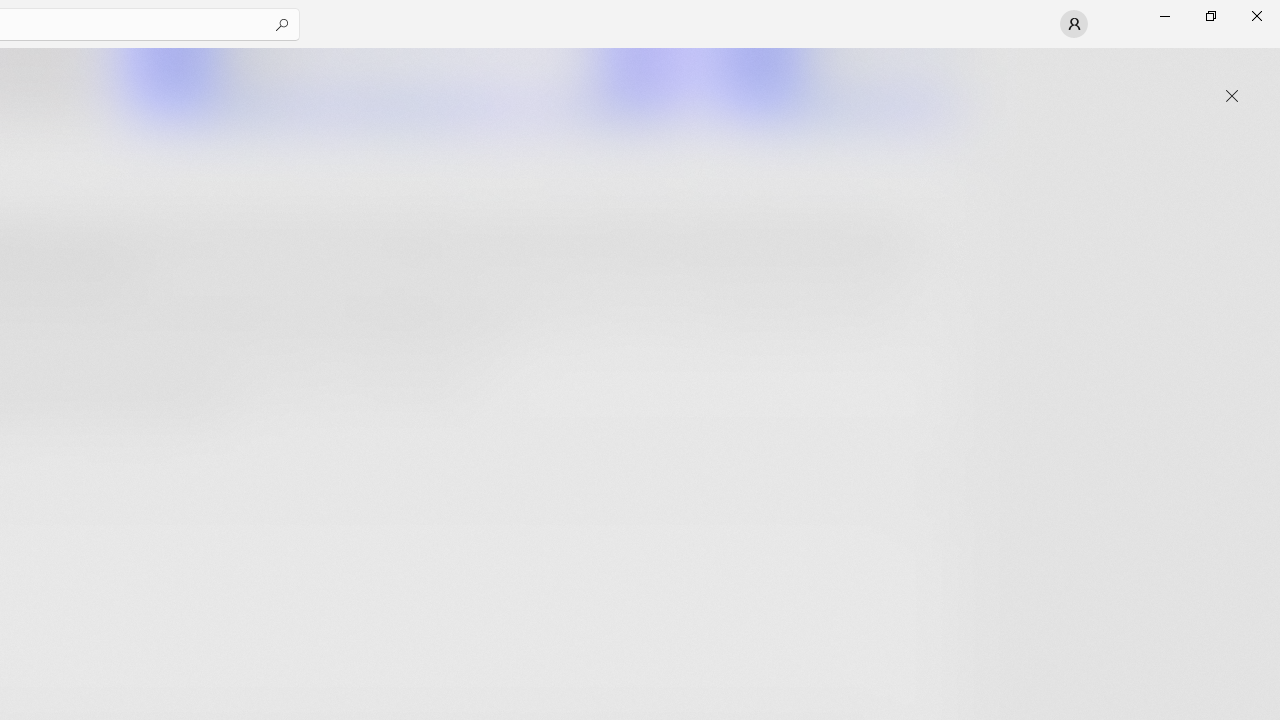 The width and height of the screenshot is (1280, 720). What do you see at coordinates (1209, 15) in the screenshot?
I see `'Restore Microsoft Store'` at bounding box center [1209, 15].